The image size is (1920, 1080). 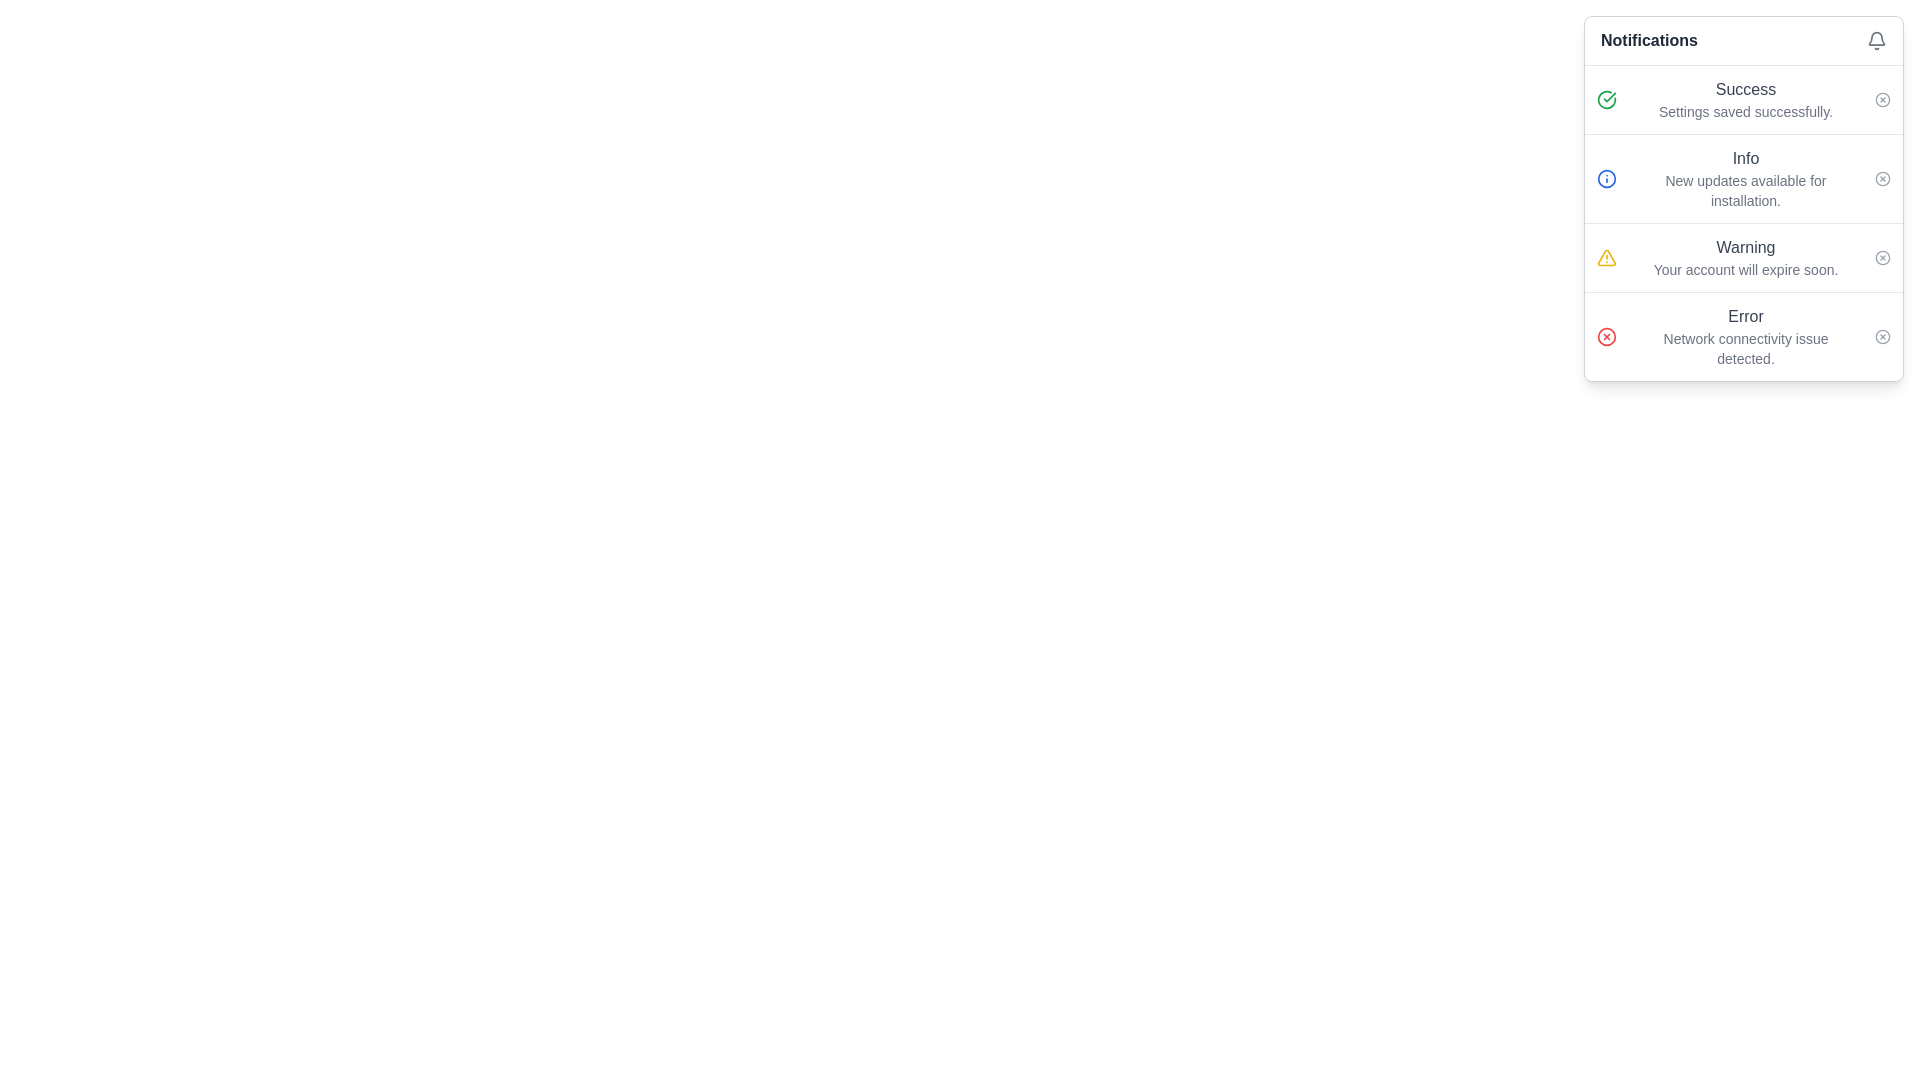 I want to click on the small circular dismiss button with a cross symbol located at the far-right end of the 'Info' notification message, so click(x=1881, y=177).